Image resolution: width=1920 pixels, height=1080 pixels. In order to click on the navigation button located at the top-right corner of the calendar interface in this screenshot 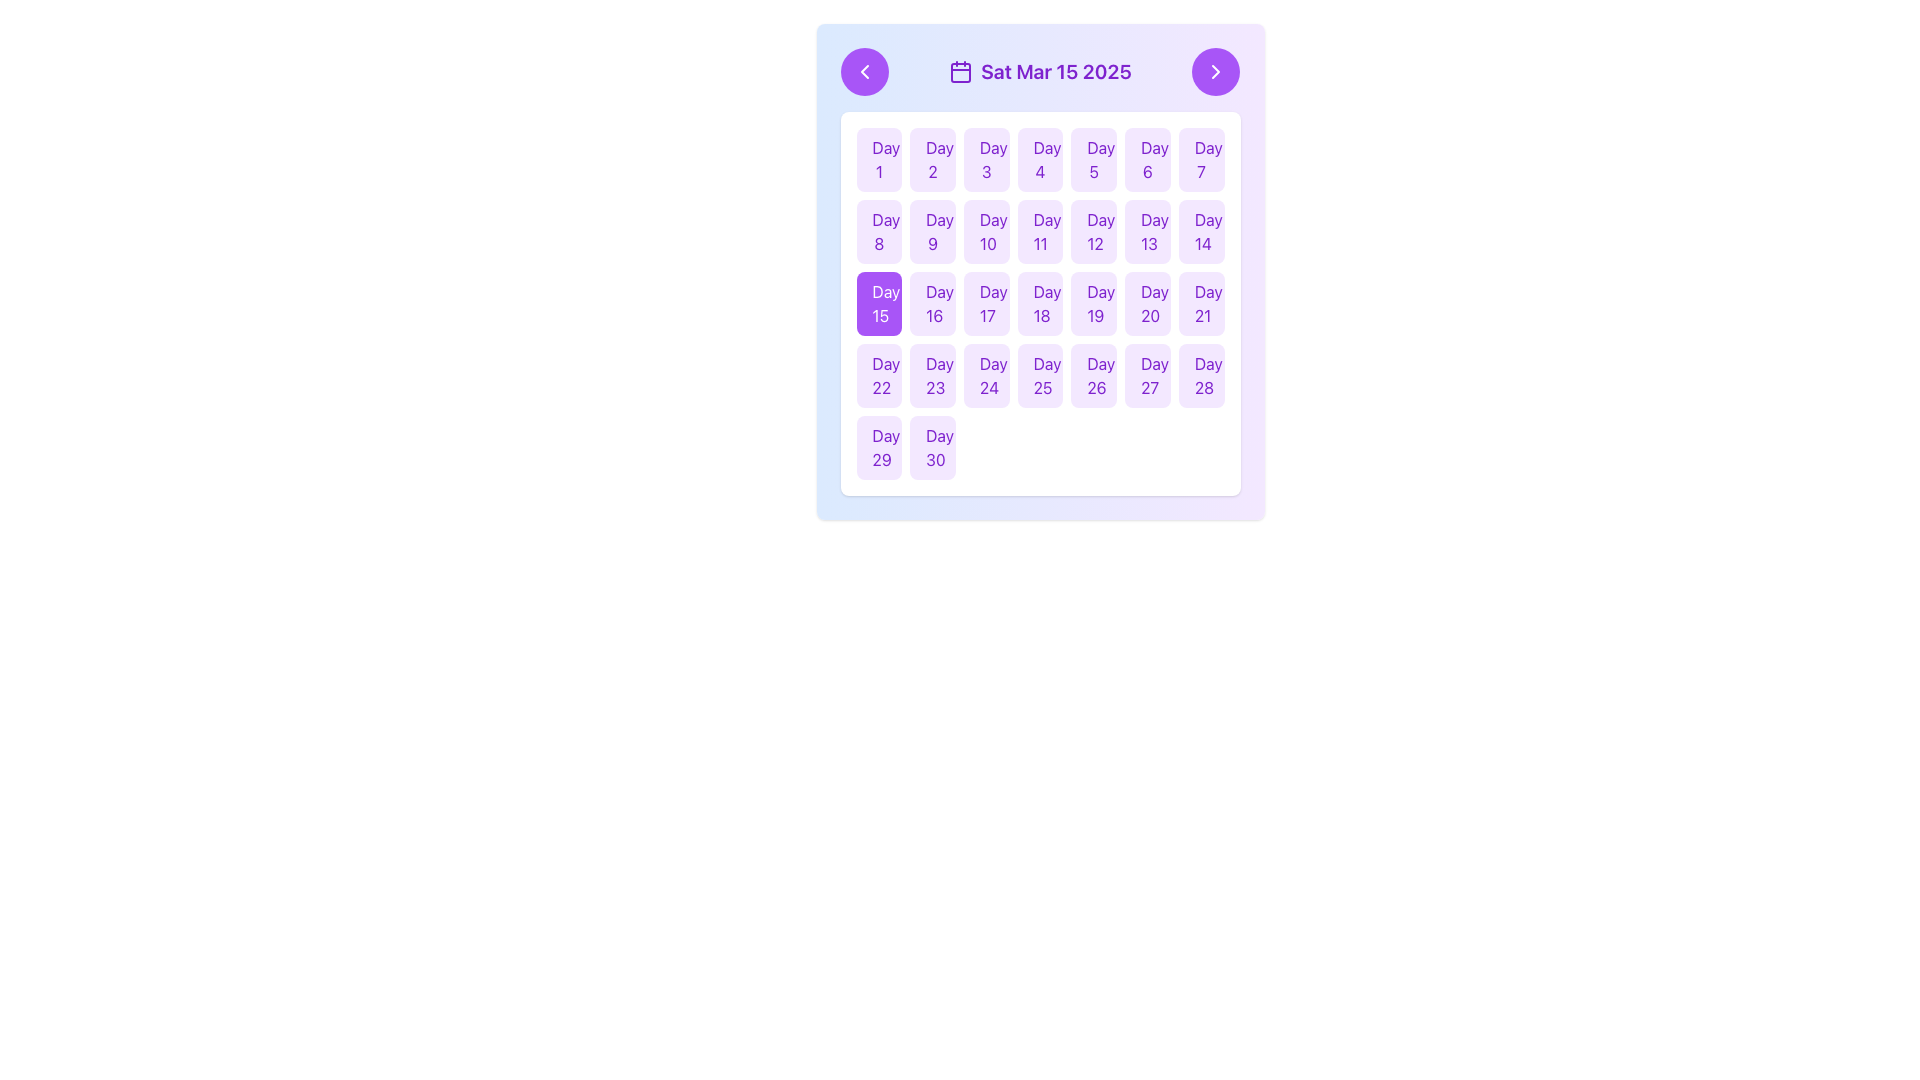, I will do `click(1215, 71)`.